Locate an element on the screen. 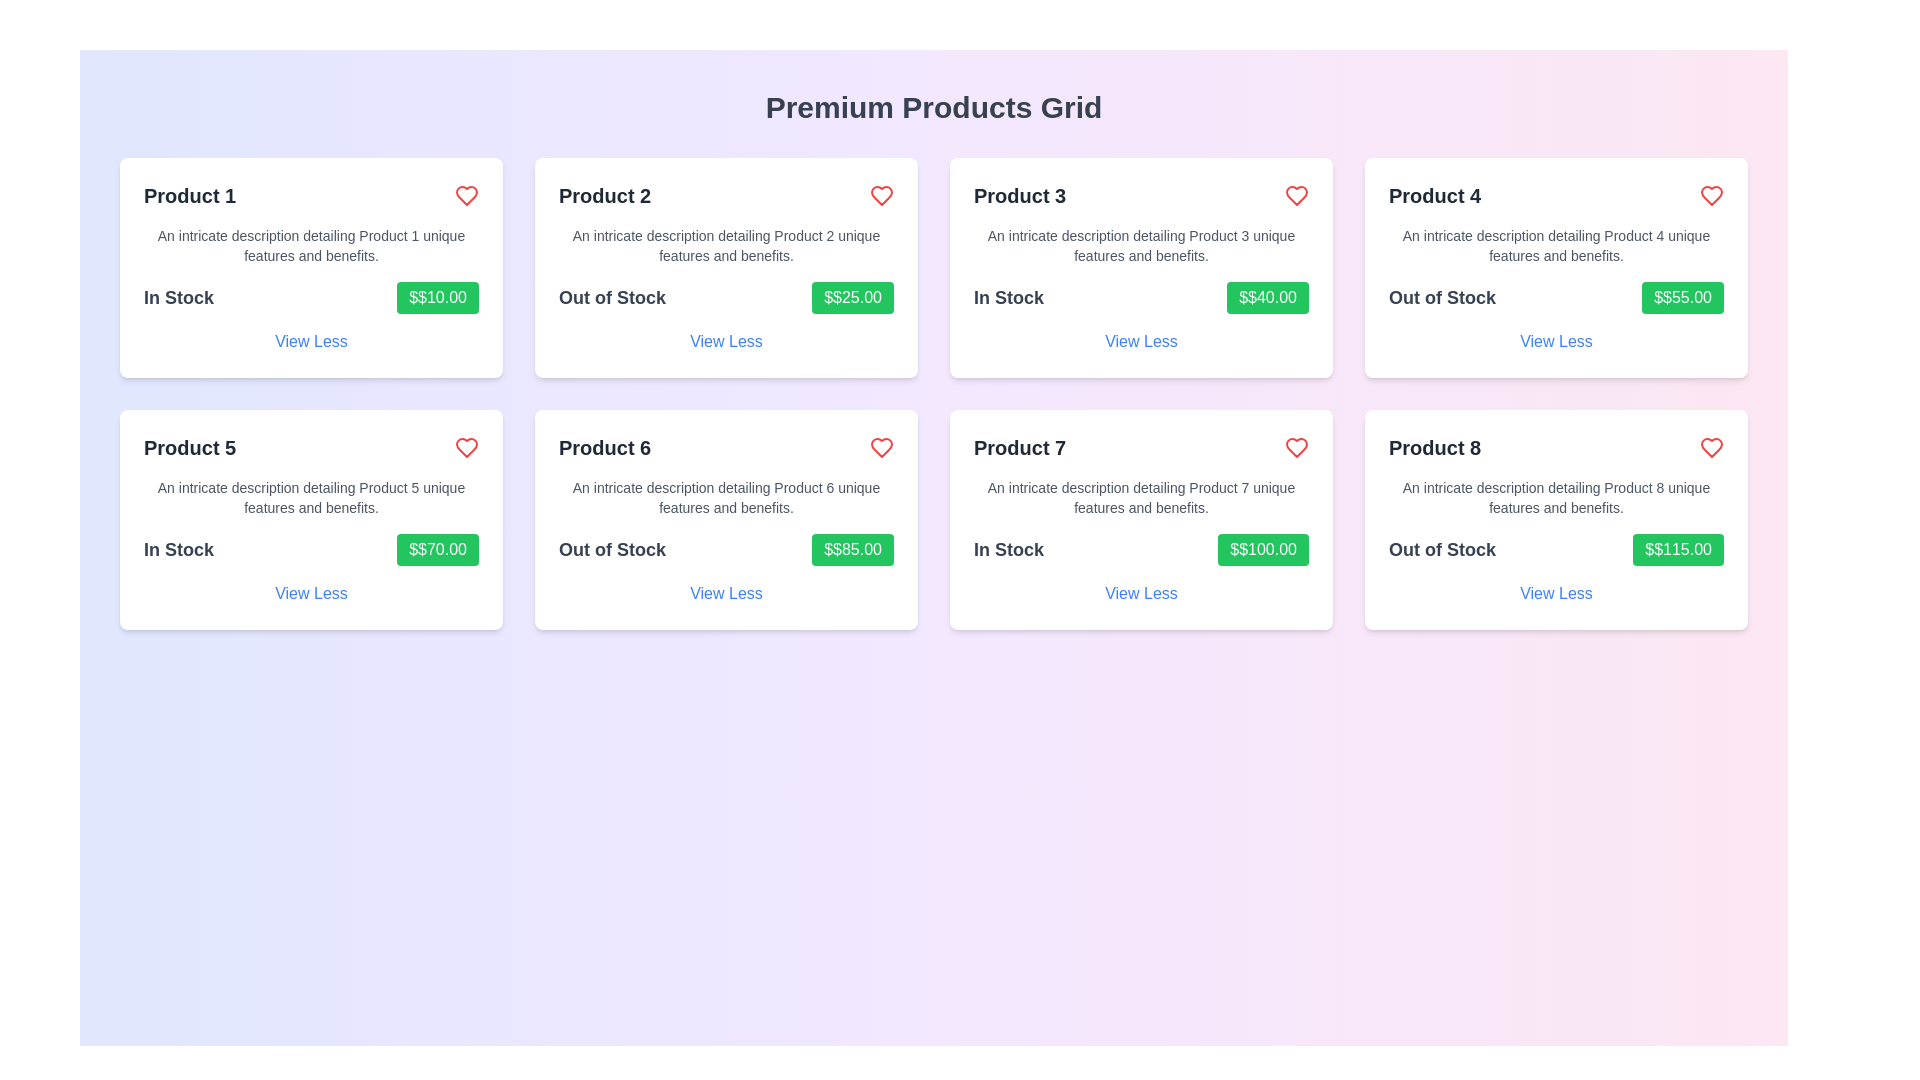  the rectangular button with a bright green background displaying the price '$$55.00' located in the bottom right section of the 'Product 4' card is located at coordinates (1682, 297).